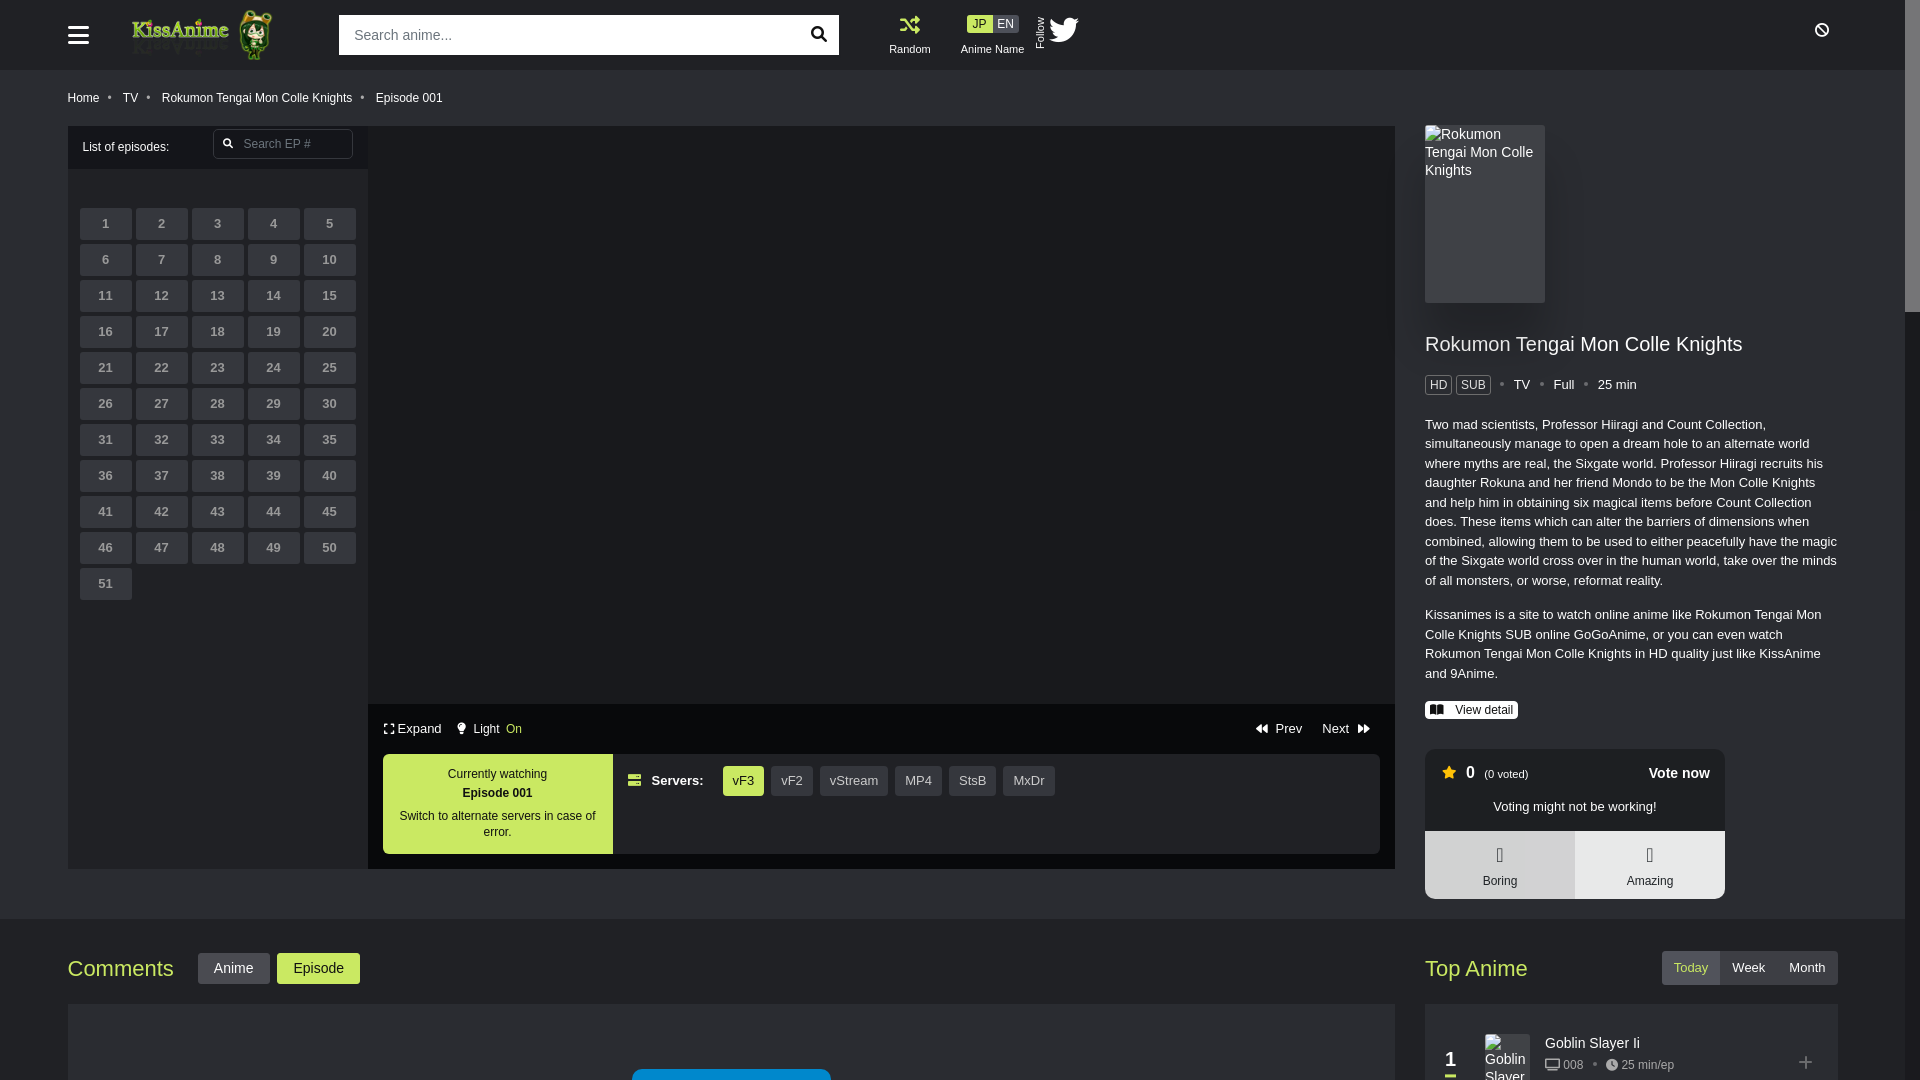 This screenshot has width=1920, height=1080. What do you see at coordinates (217, 258) in the screenshot?
I see `'8'` at bounding box center [217, 258].